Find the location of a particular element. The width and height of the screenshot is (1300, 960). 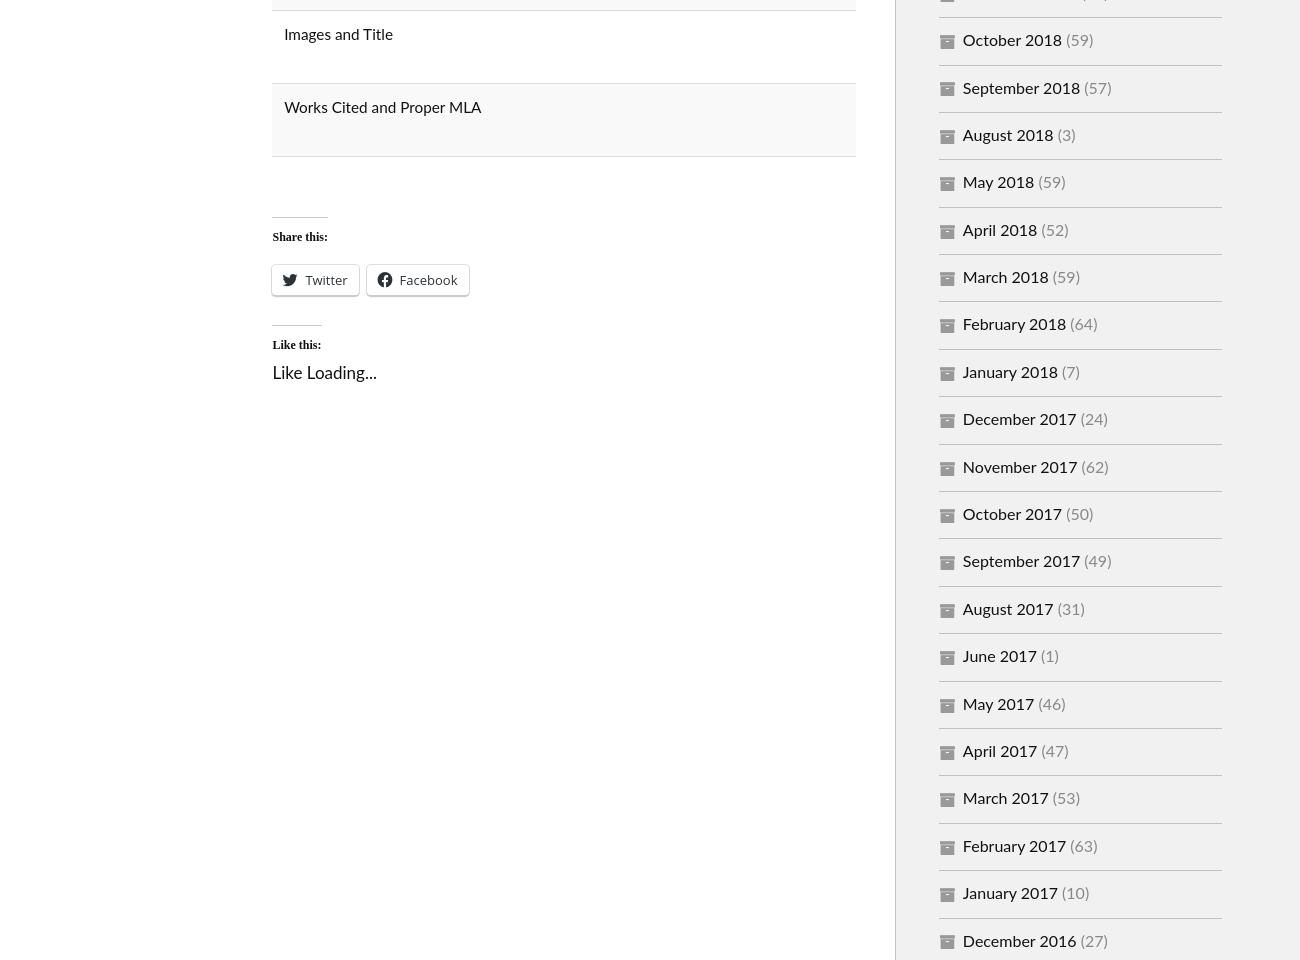

'(53)' is located at coordinates (1063, 799).